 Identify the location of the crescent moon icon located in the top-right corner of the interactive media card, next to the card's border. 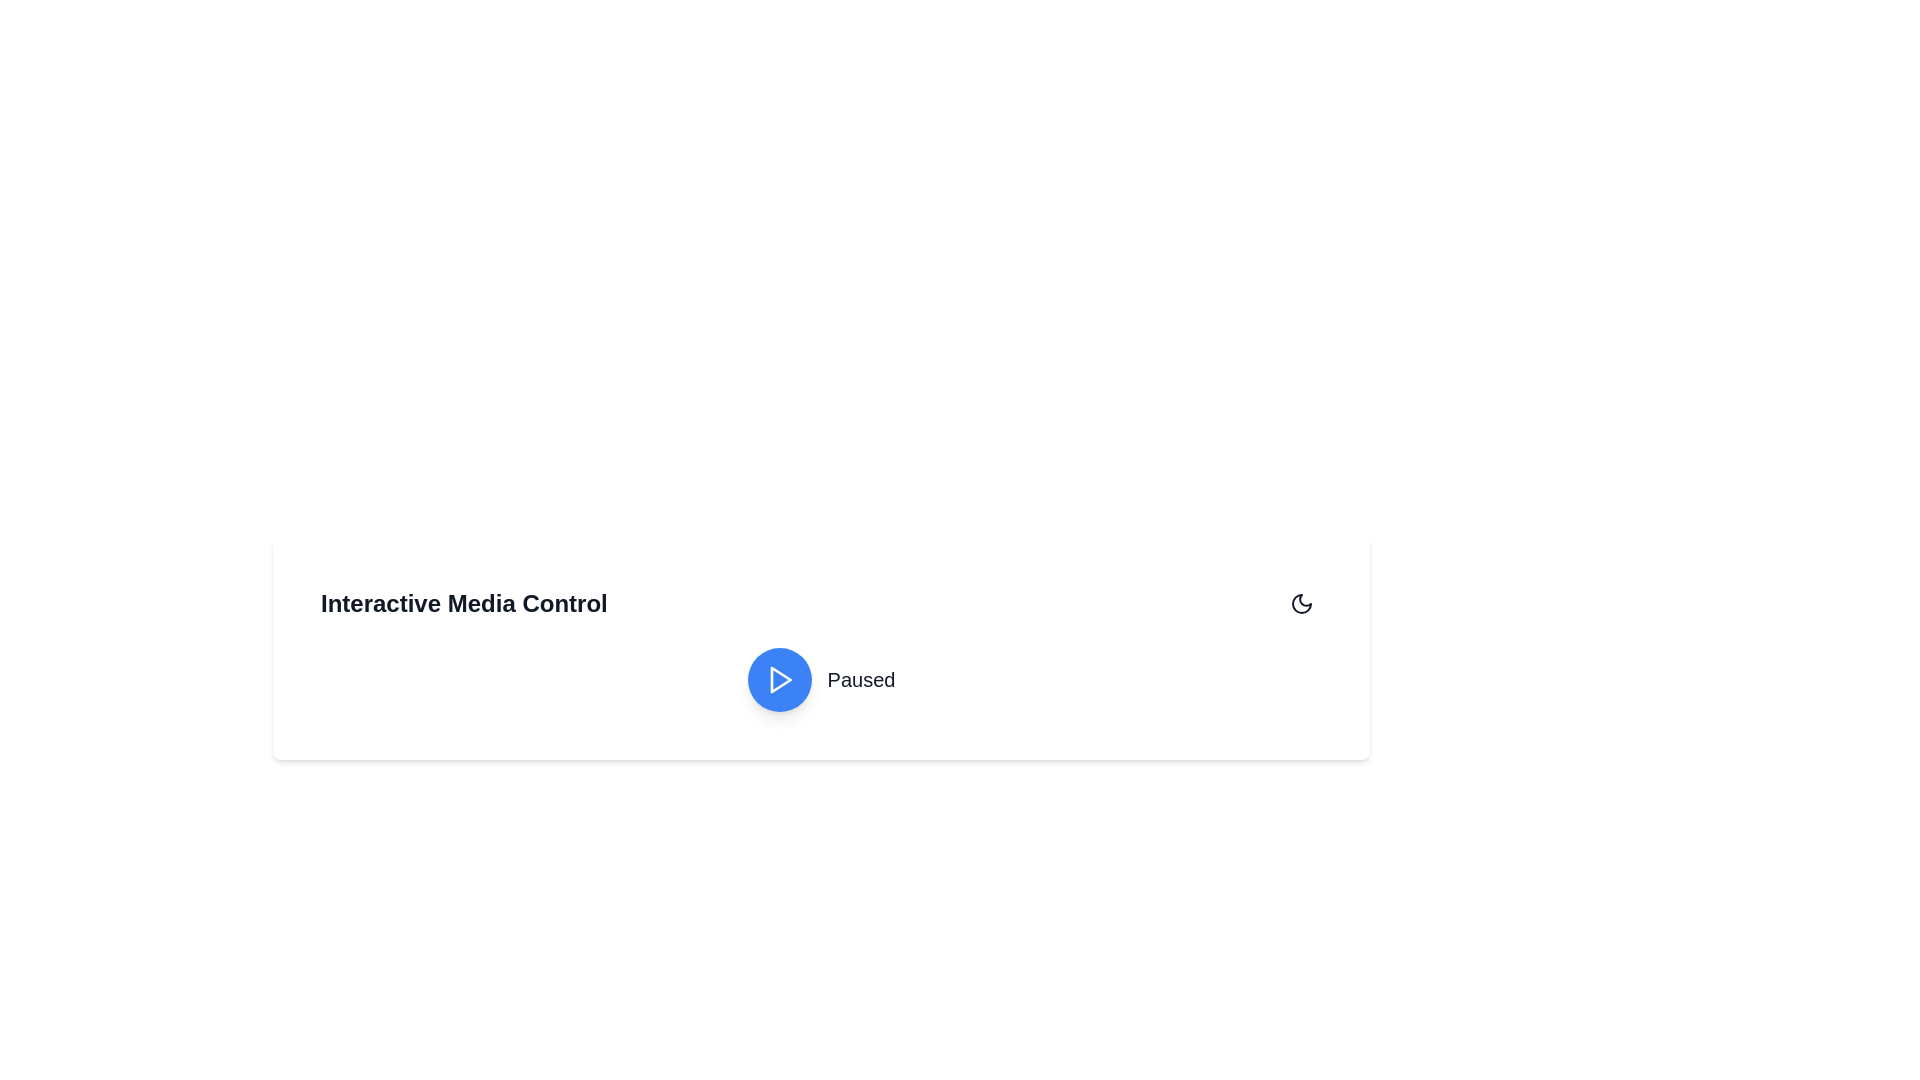
(1301, 603).